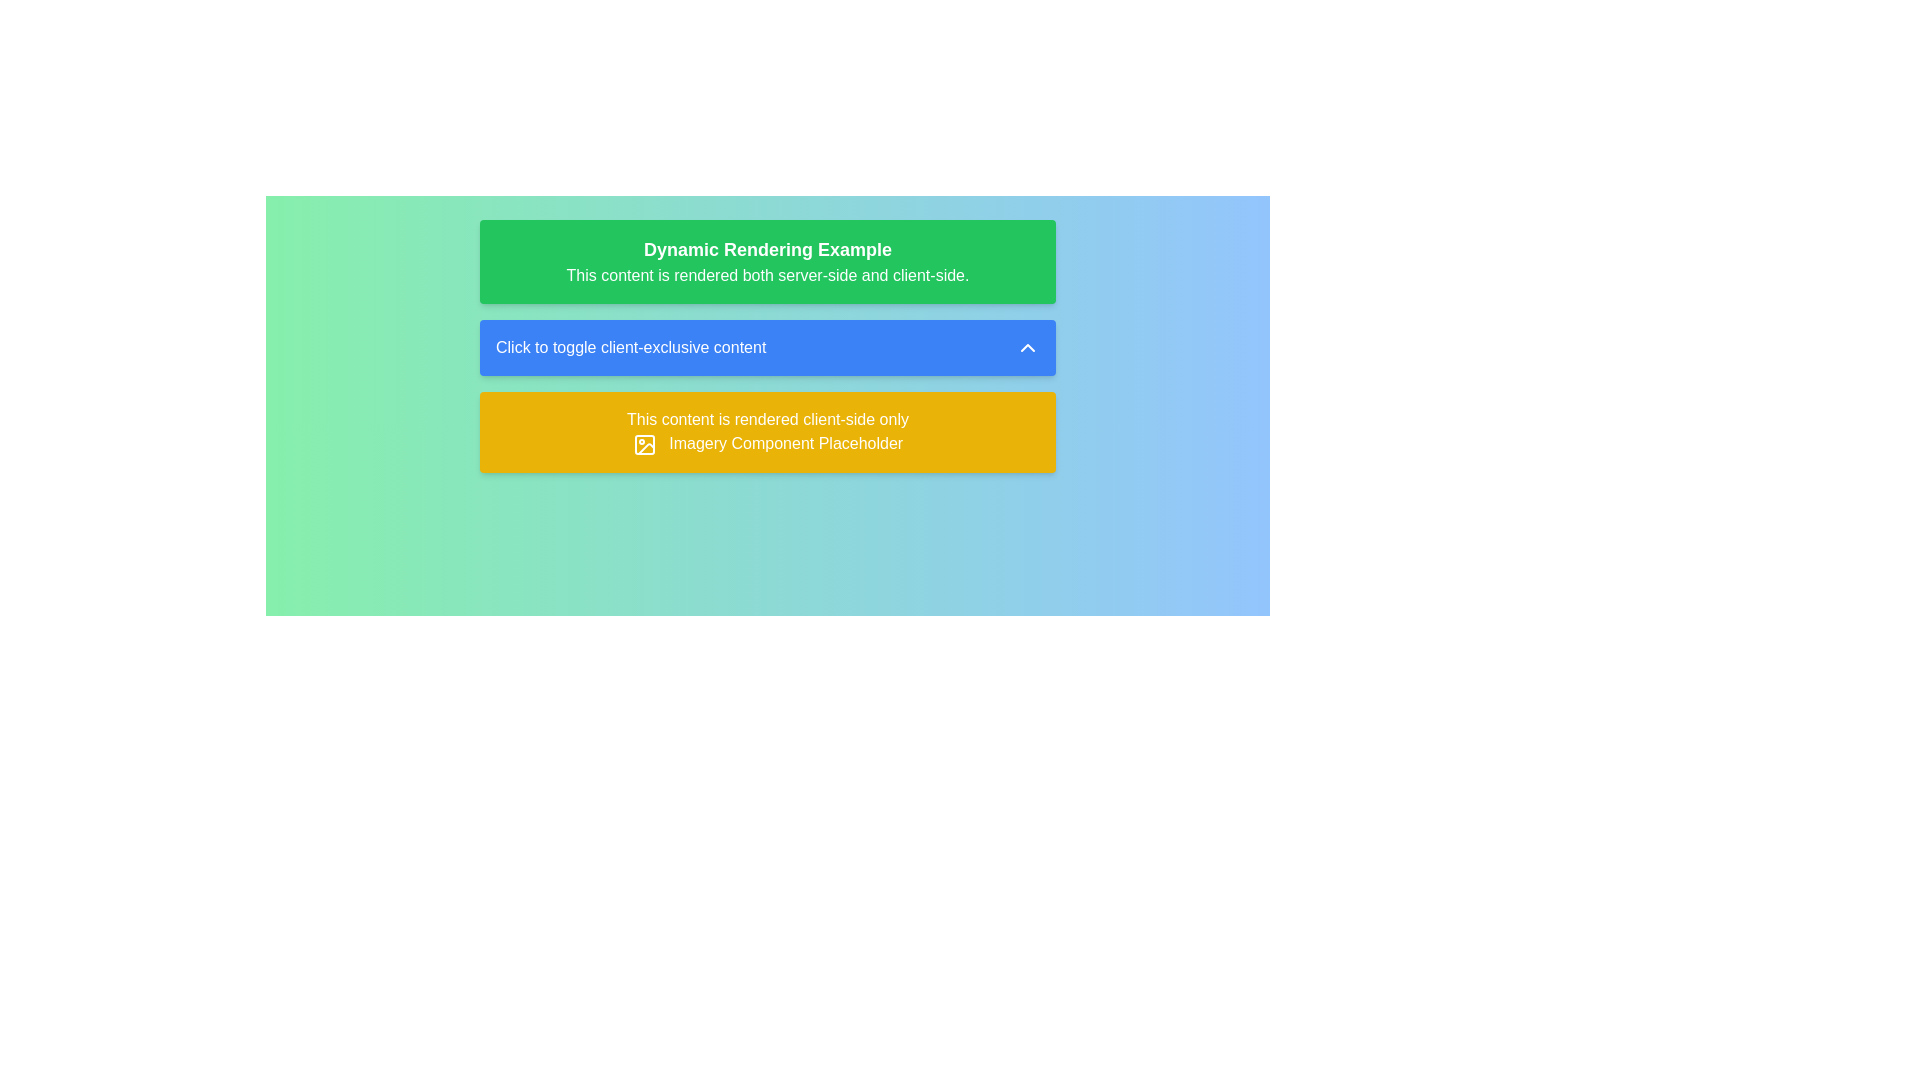  I want to click on the text label 'Imagery Component Placeholder' with a vivid orange background, located centrally within the yellow card labeled 'This content is rendered client-side only.', so click(785, 442).